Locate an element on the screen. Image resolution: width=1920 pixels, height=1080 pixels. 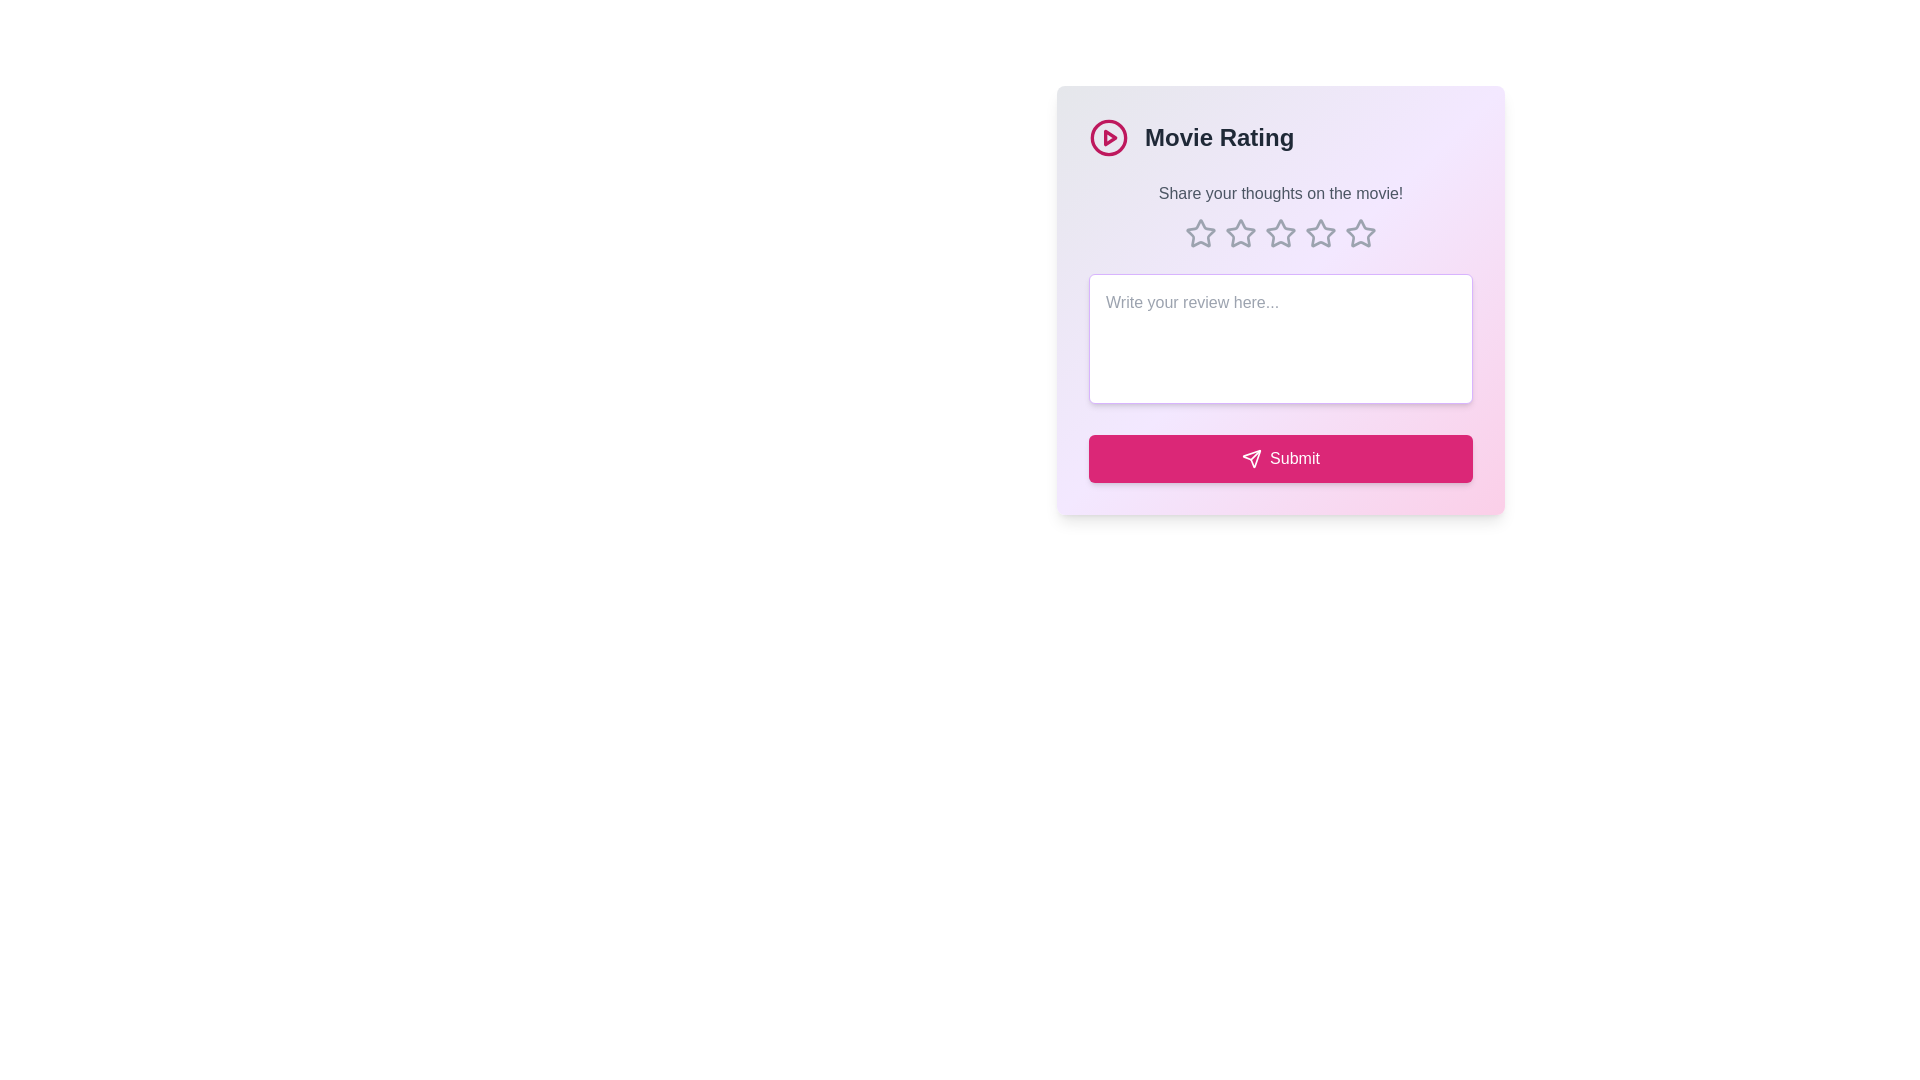
the stylized paper airplane icon located within the bright pink 'Submit' button at the bottom center of the modal interface is located at coordinates (1251, 459).